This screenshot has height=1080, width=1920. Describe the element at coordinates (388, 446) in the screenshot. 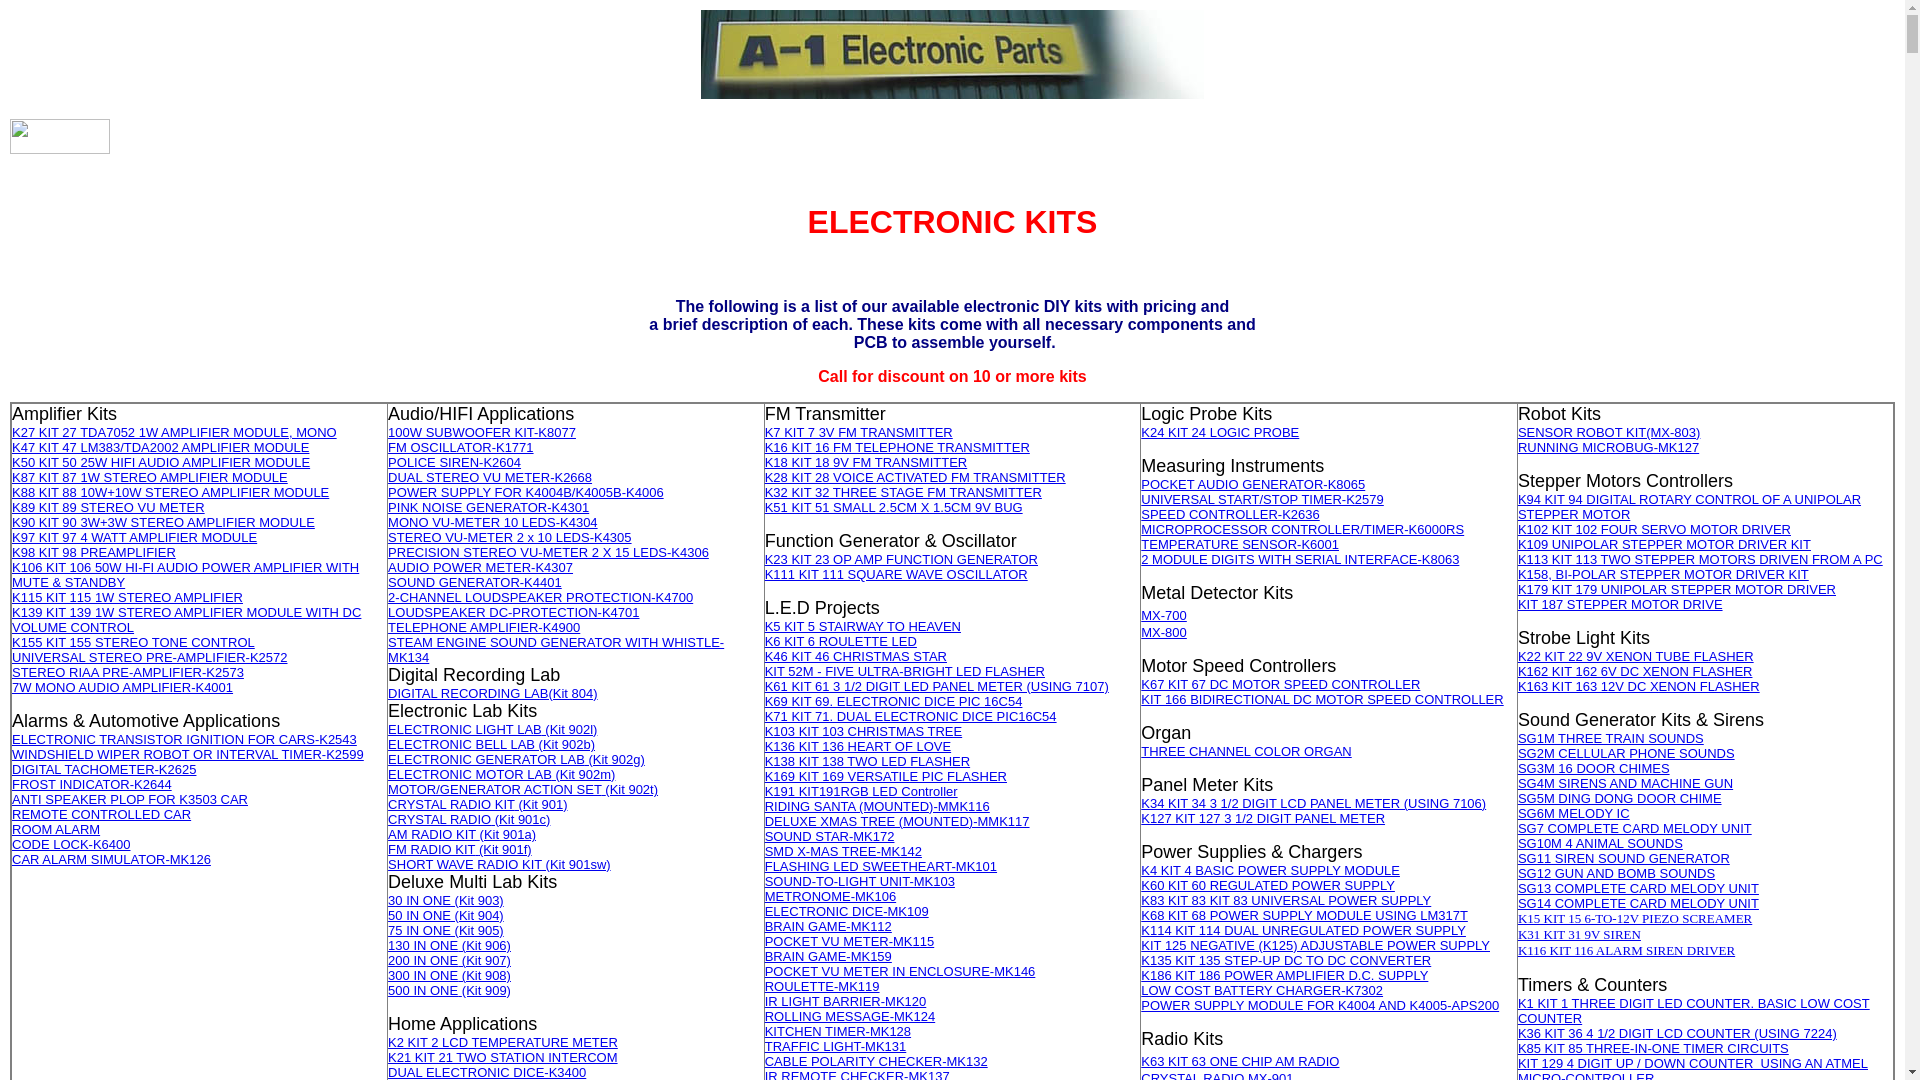

I see `'FM OSCILLATOR-K1771'` at that location.